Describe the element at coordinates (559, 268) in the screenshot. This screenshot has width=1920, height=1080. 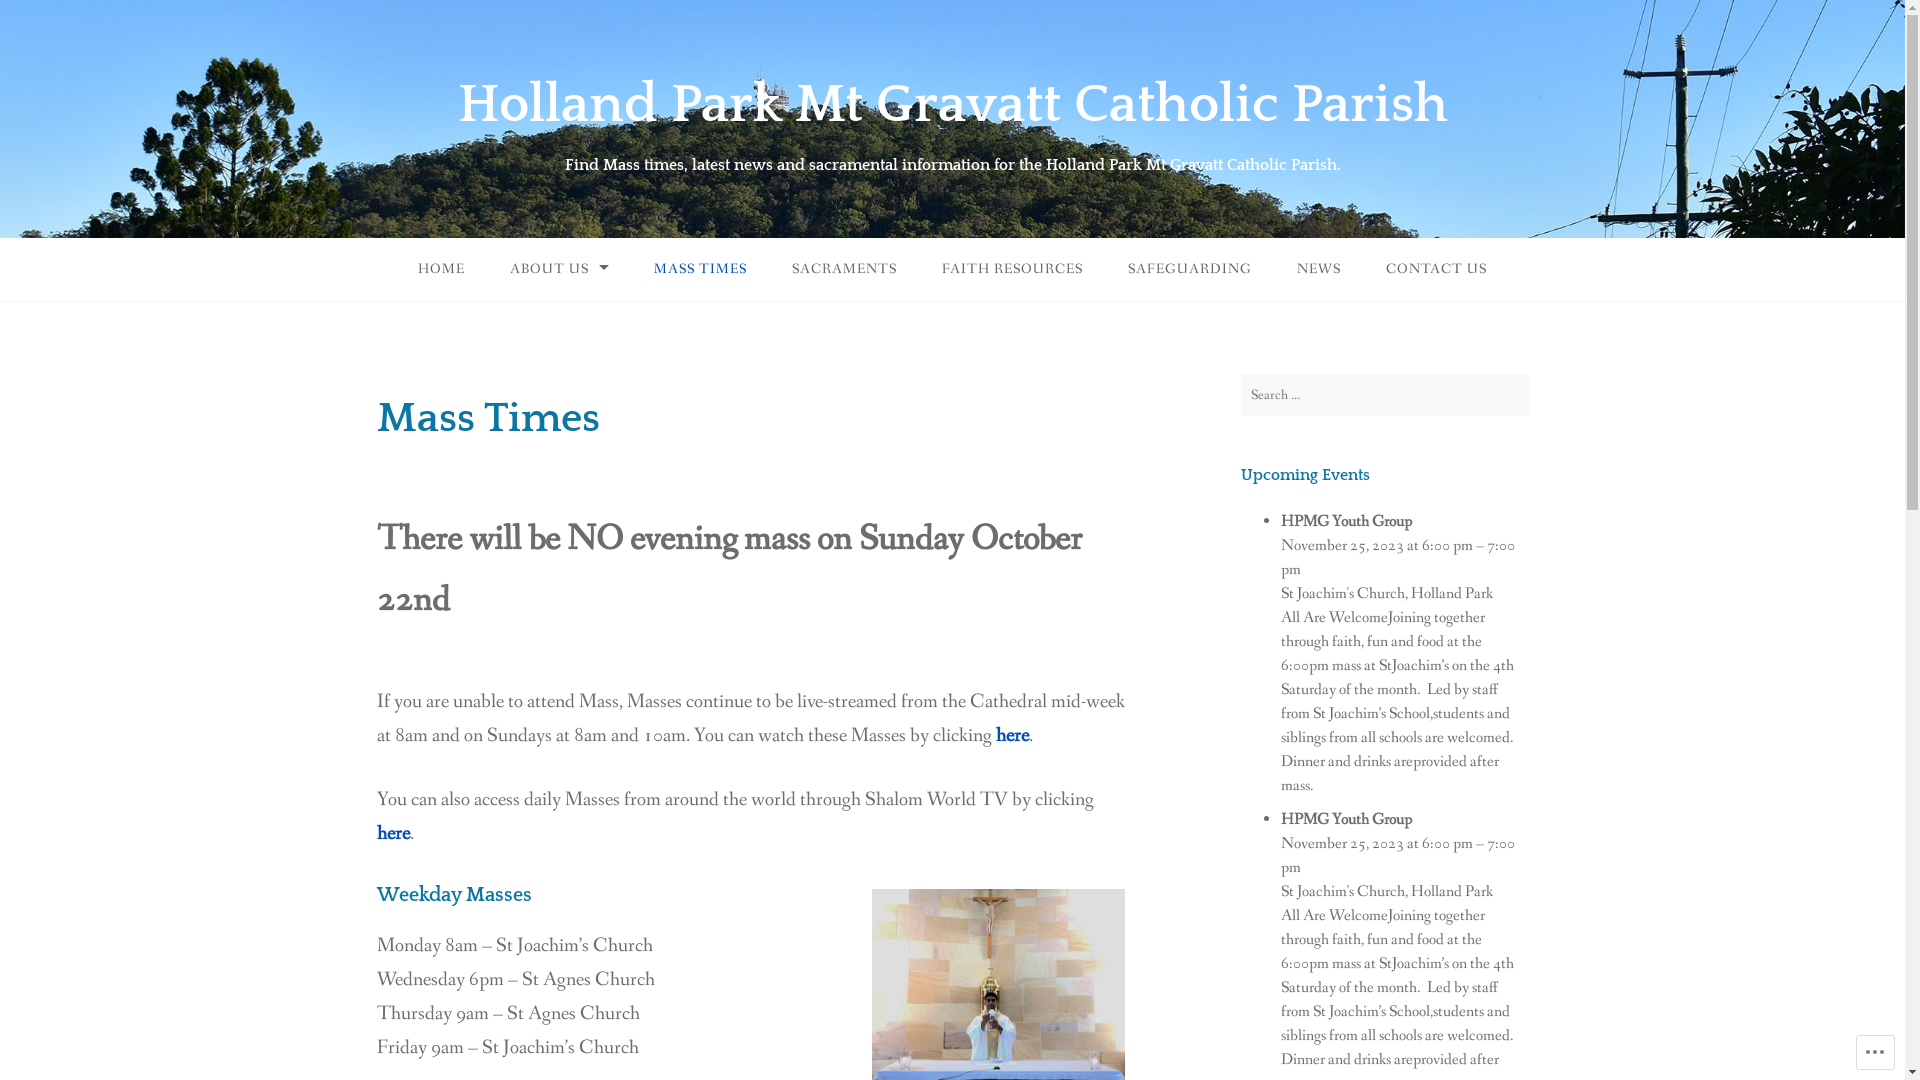
I see `'ABOUT US'` at that location.